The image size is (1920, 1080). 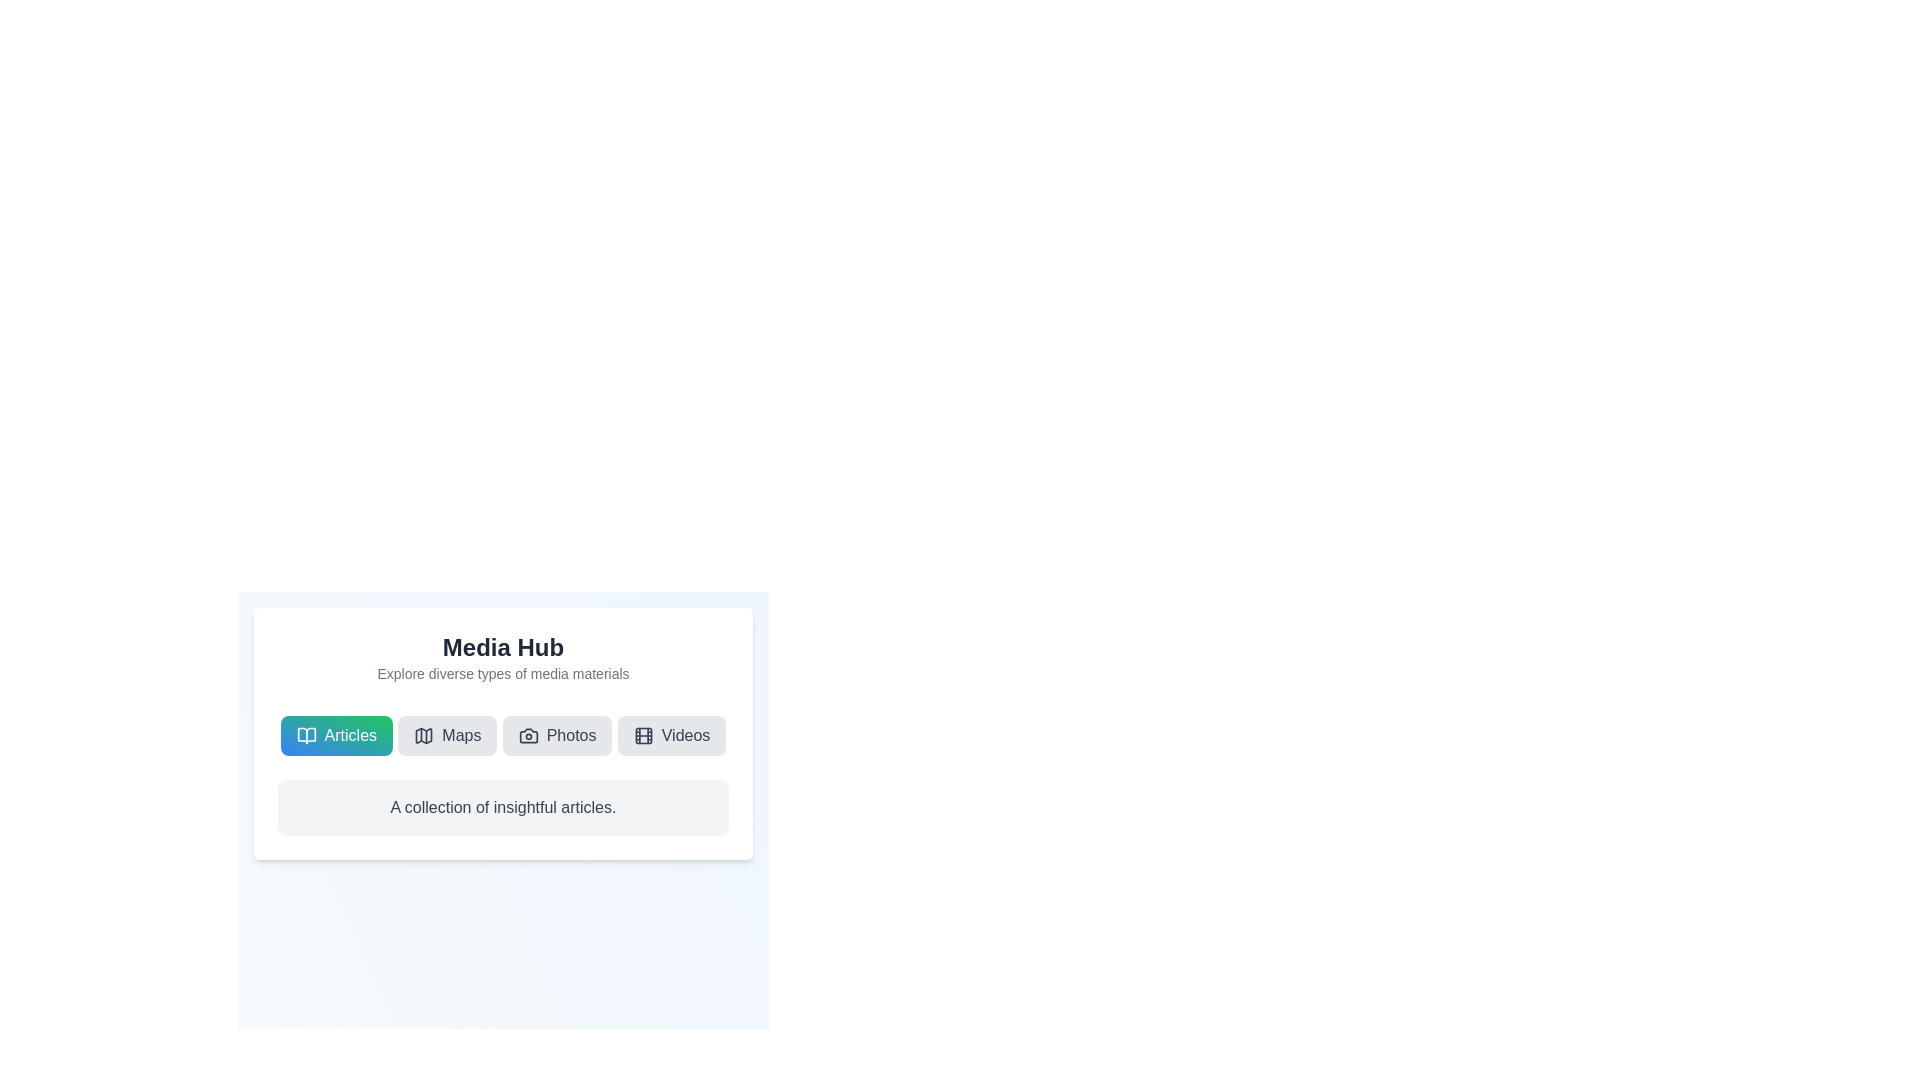 I want to click on the camera icon representing the 'Photos' option, so click(x=528, y=736).